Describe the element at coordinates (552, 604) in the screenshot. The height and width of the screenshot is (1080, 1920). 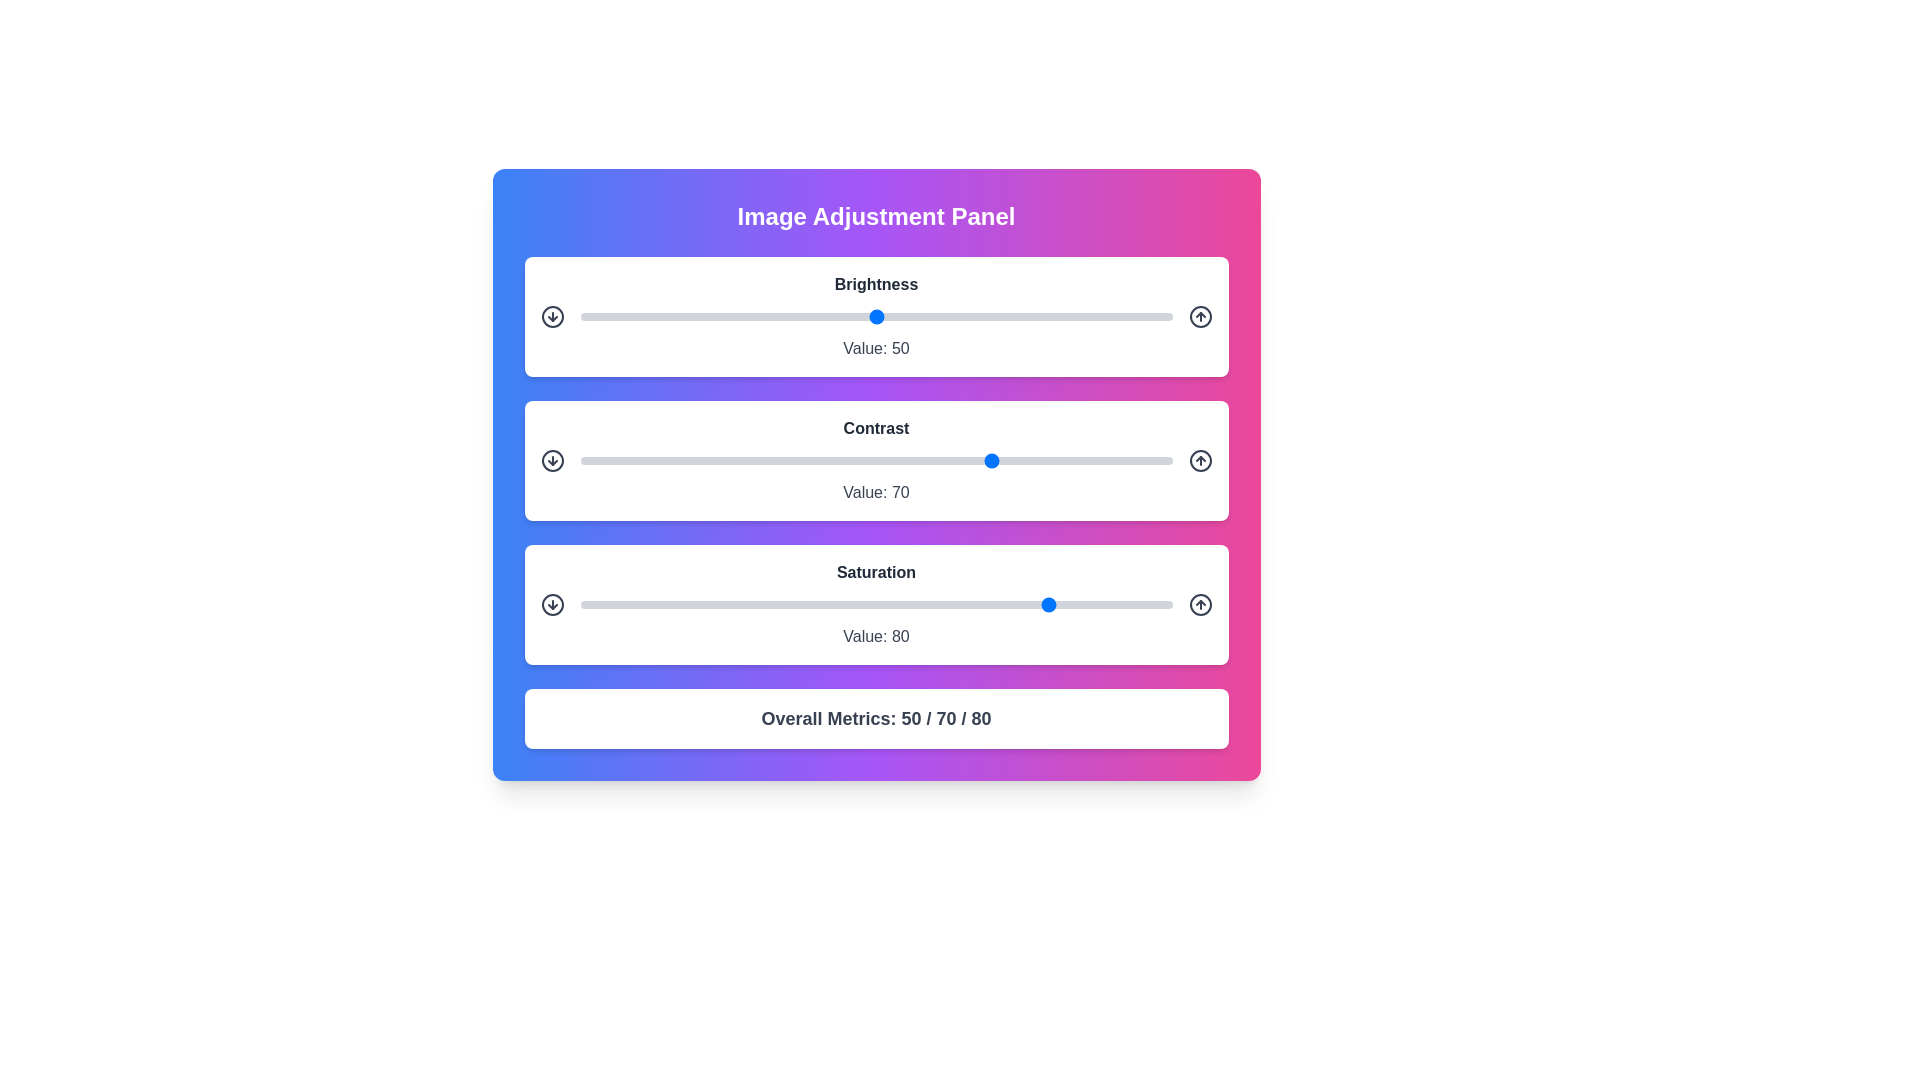
I see `the leftmost icon in the Saturation adjustment panel` at that location.